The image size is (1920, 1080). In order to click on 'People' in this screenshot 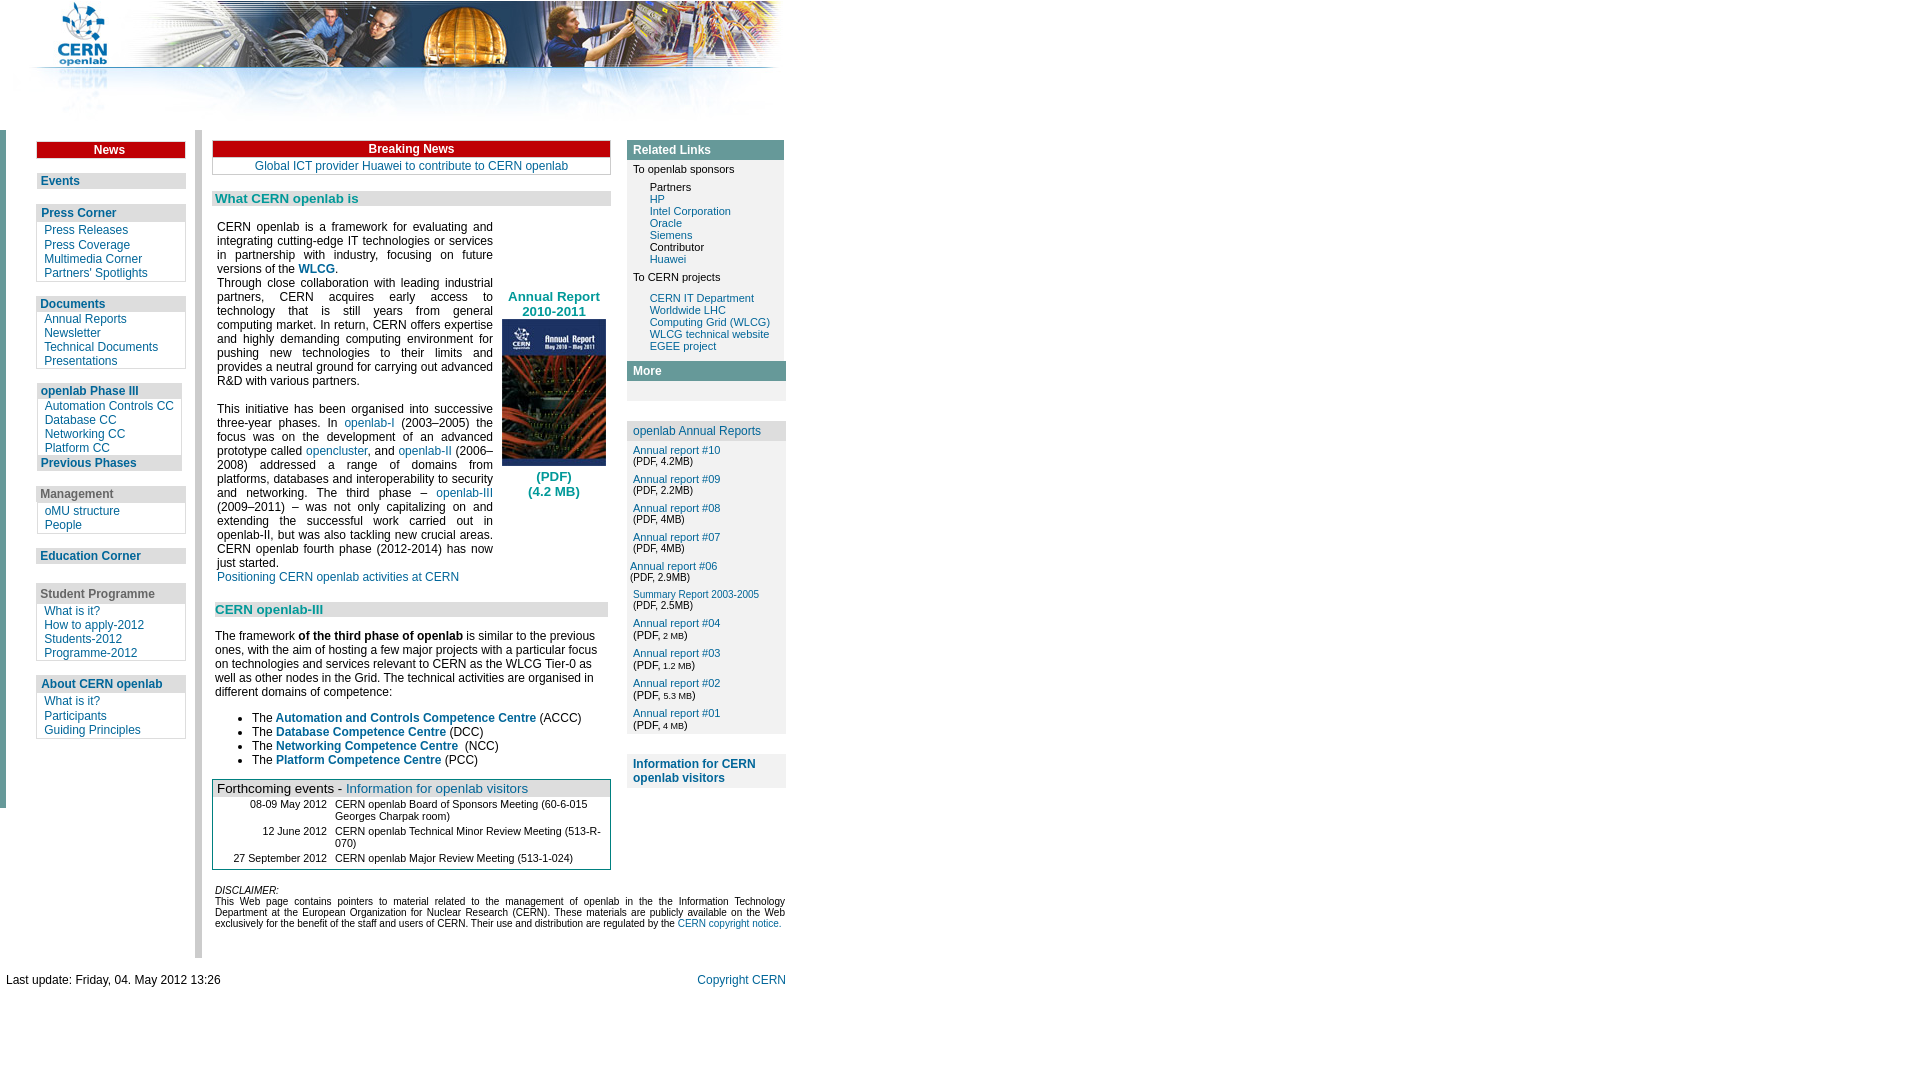, I will do `click(63, 523)`.